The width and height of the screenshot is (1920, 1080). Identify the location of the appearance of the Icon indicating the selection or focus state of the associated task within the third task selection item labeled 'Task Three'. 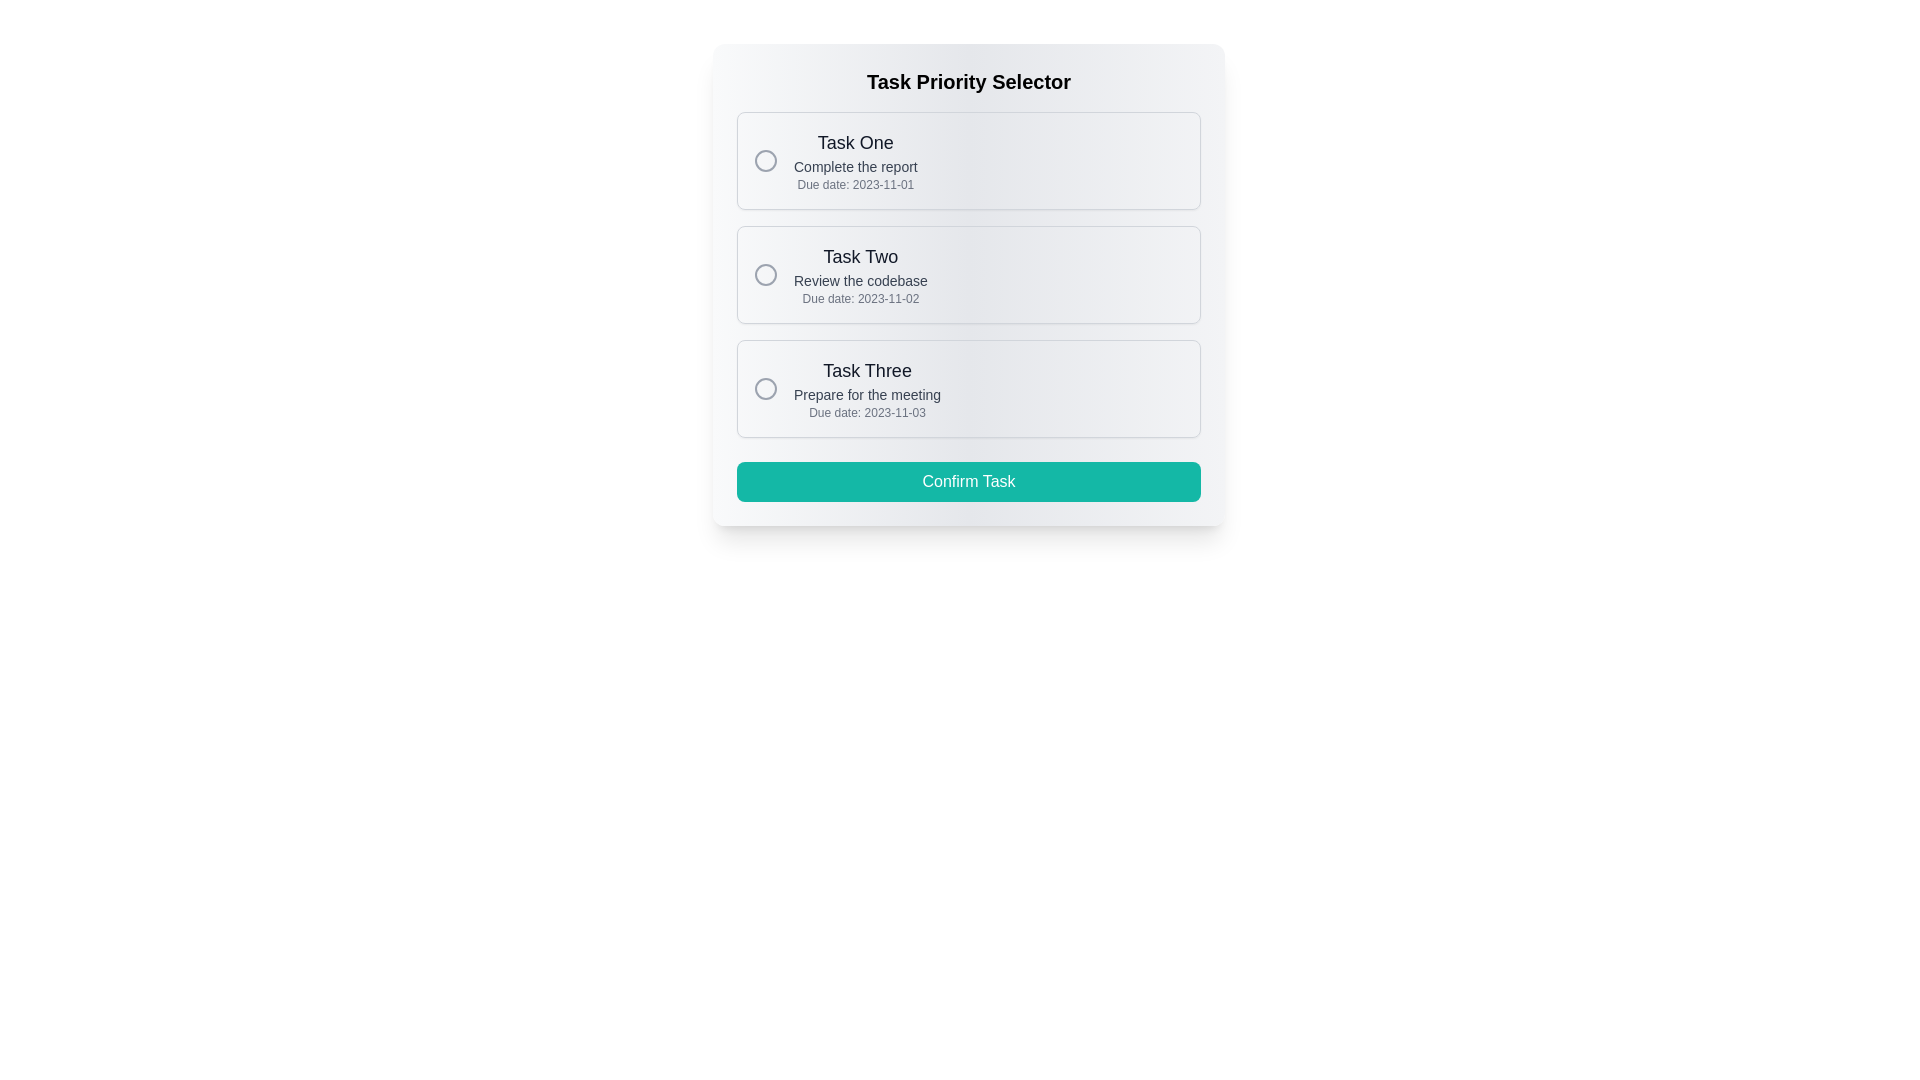
(765, 389).